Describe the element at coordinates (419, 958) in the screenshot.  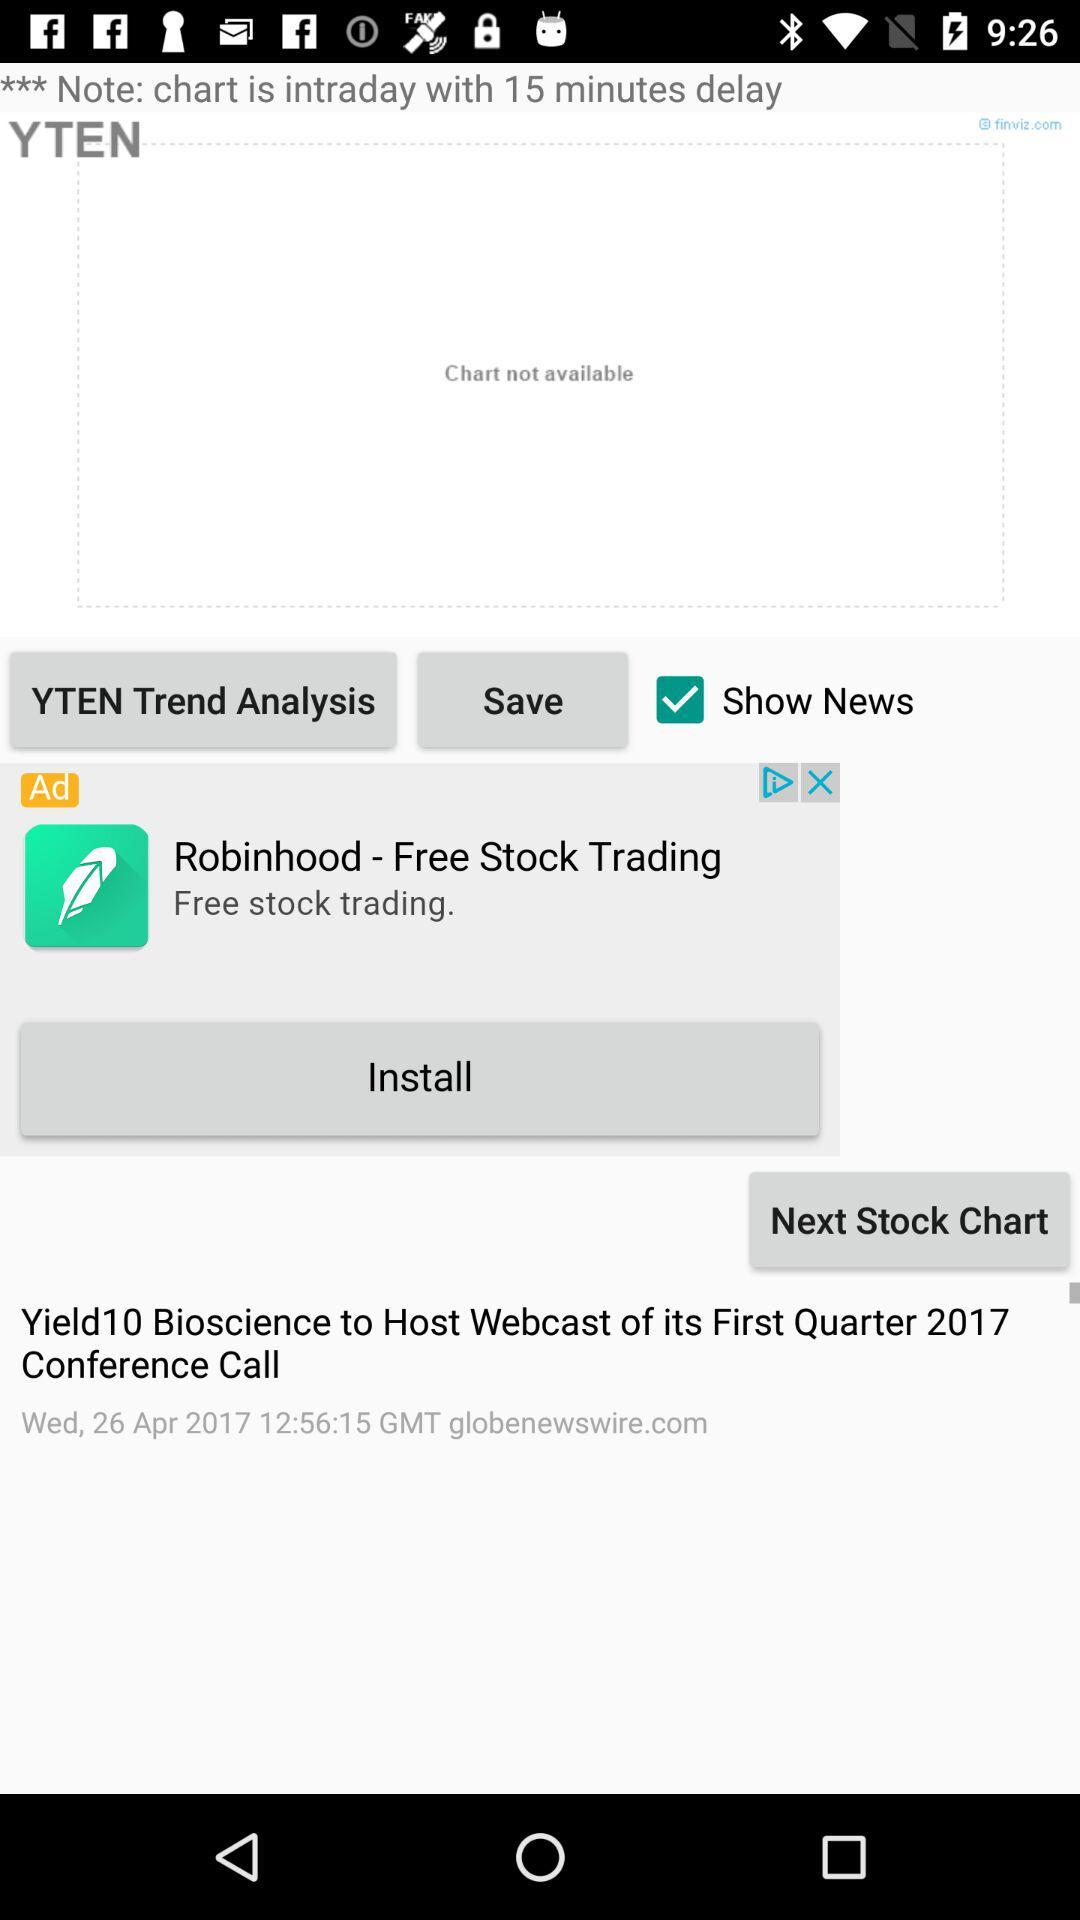
I see `advertising partner` at that location.